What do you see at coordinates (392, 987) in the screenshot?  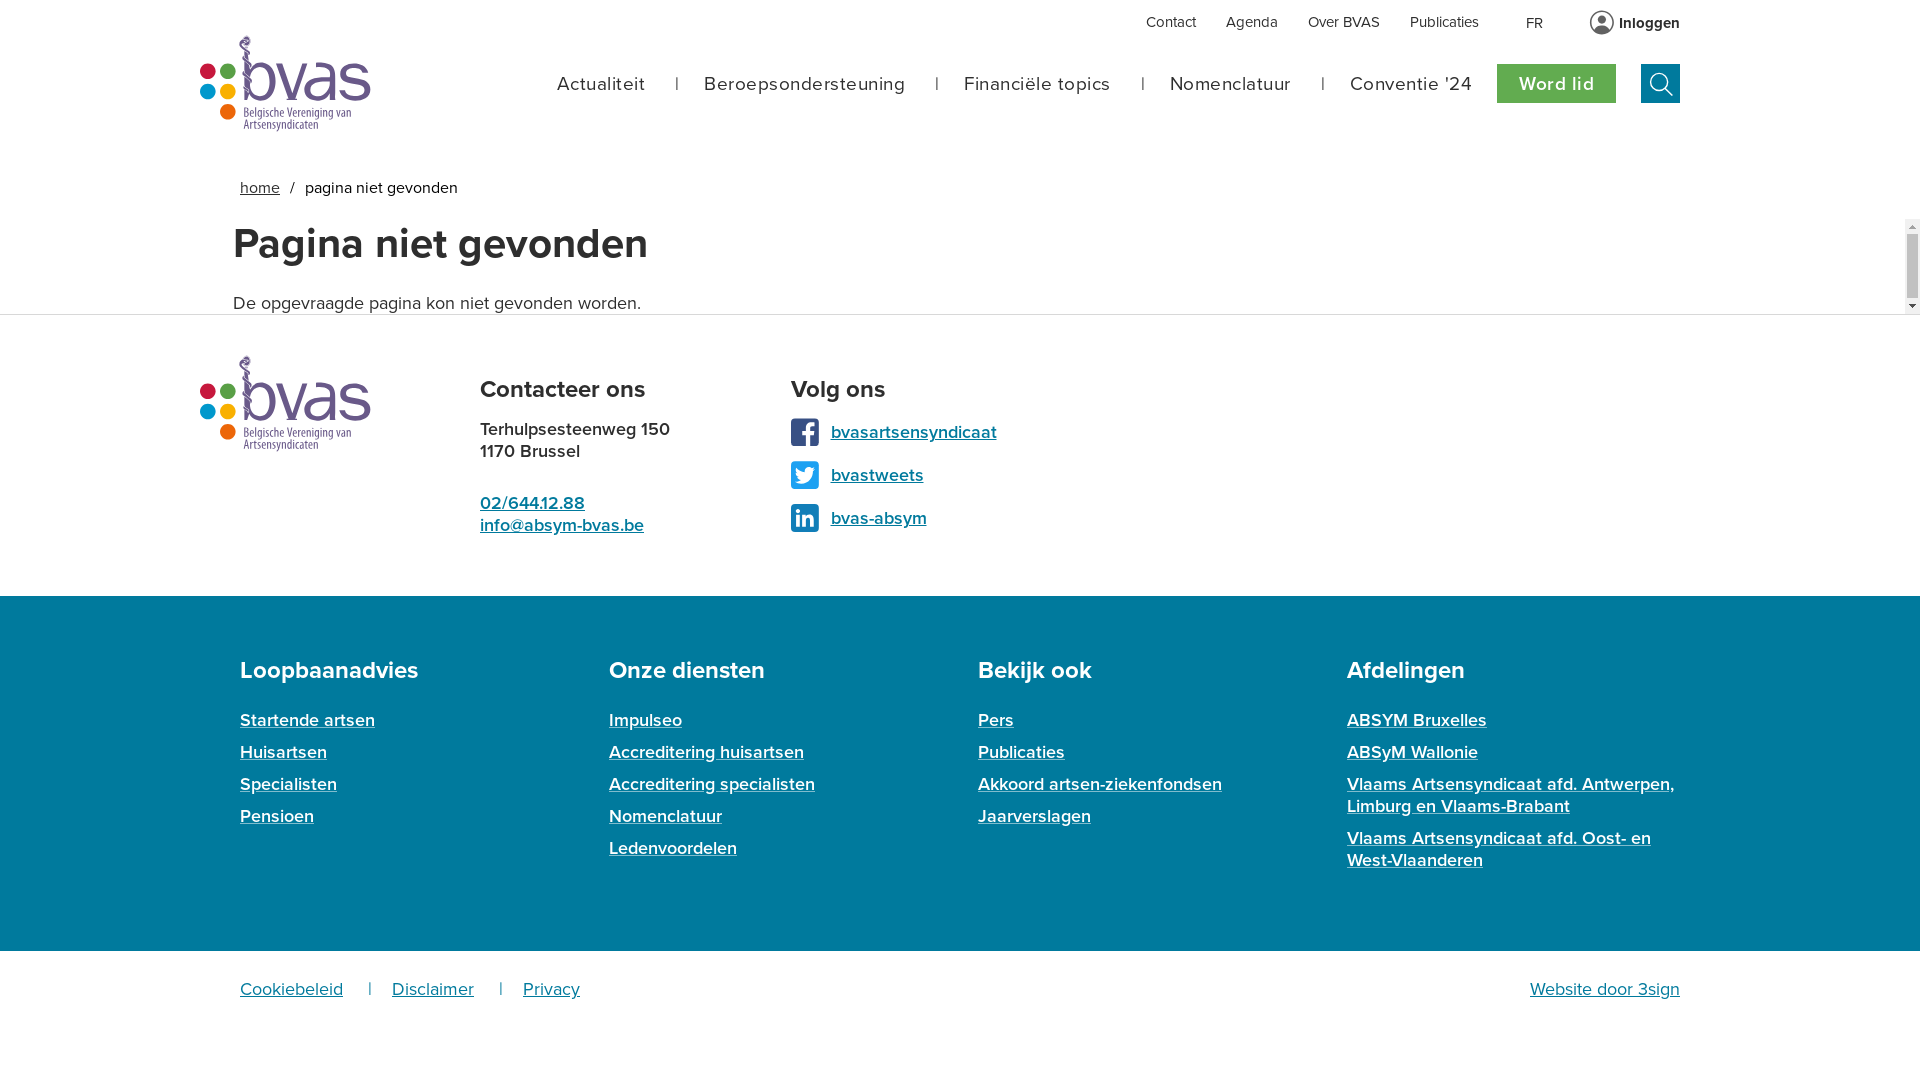 I see `'Disclaimer'` at bounding box center [392, 987].